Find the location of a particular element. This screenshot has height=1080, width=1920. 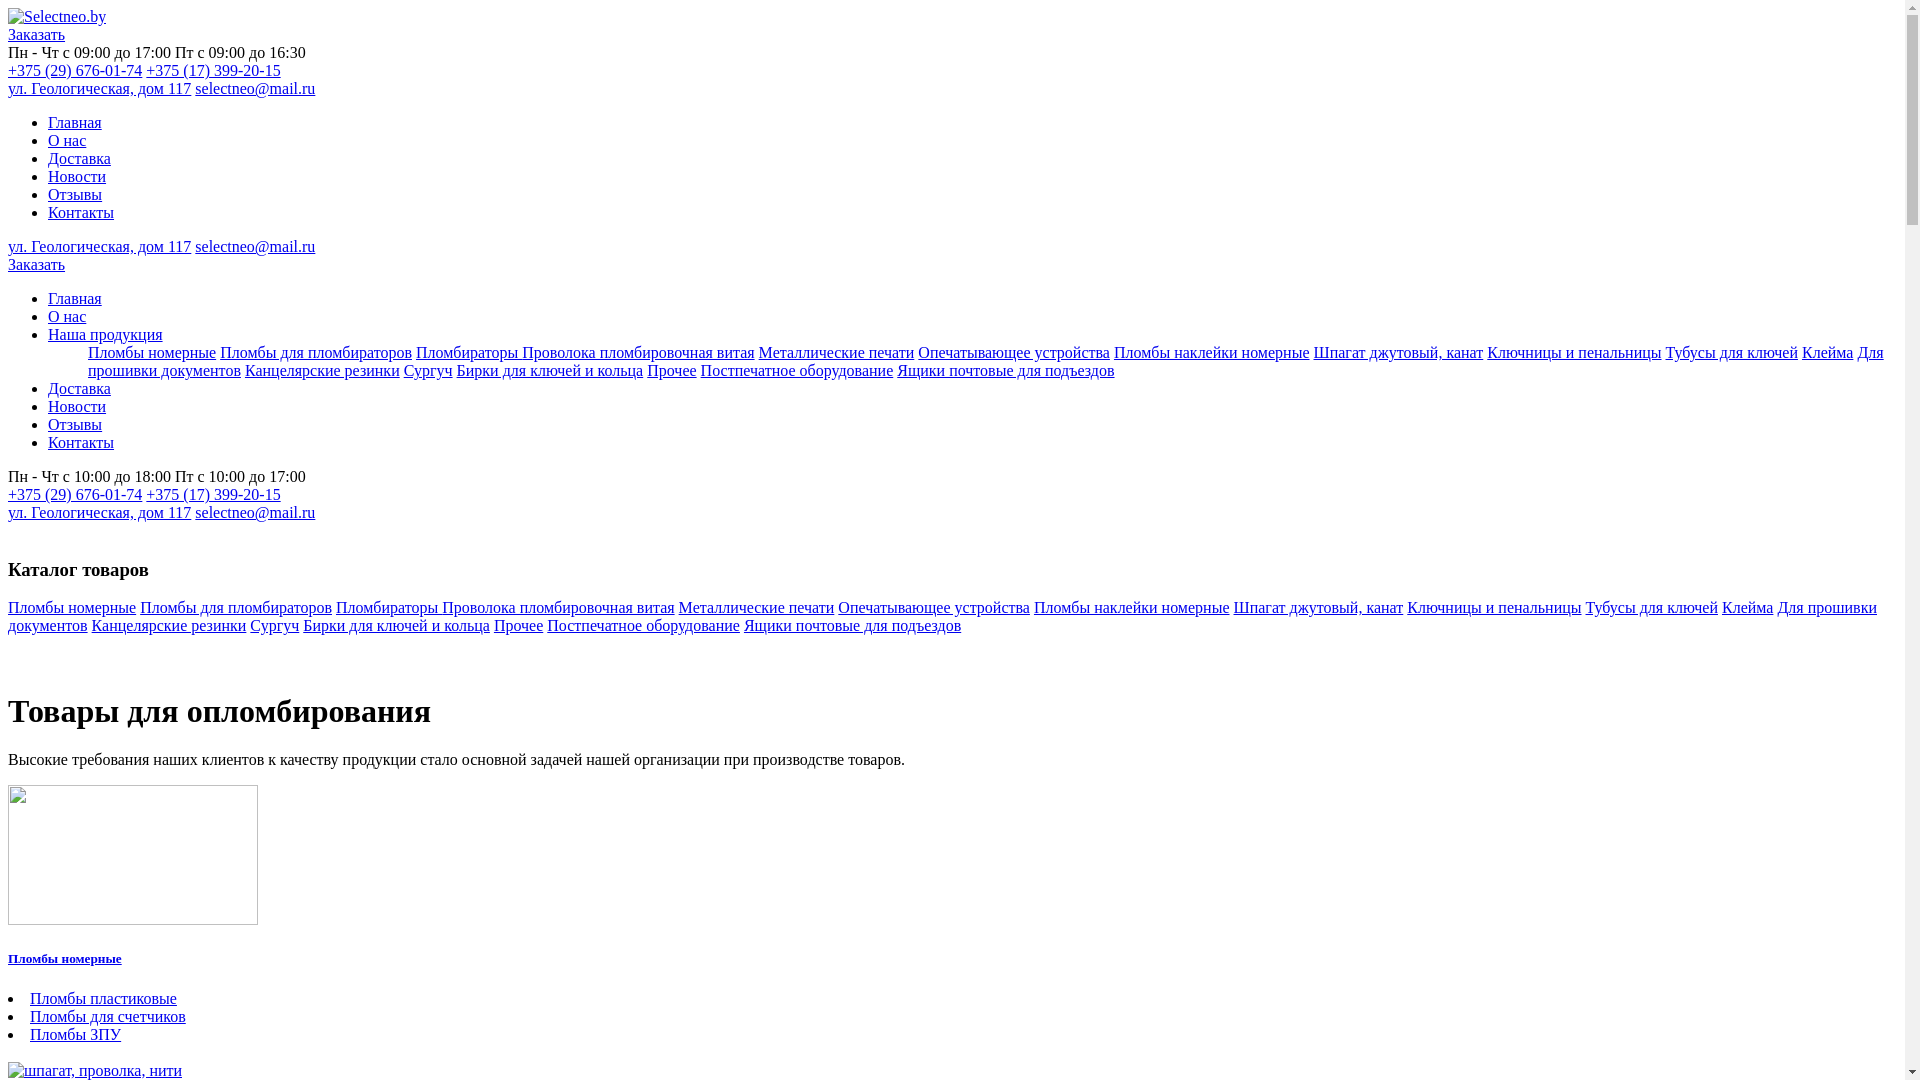

'selectneo@mail.ru' is located at coordinates (253, 87).